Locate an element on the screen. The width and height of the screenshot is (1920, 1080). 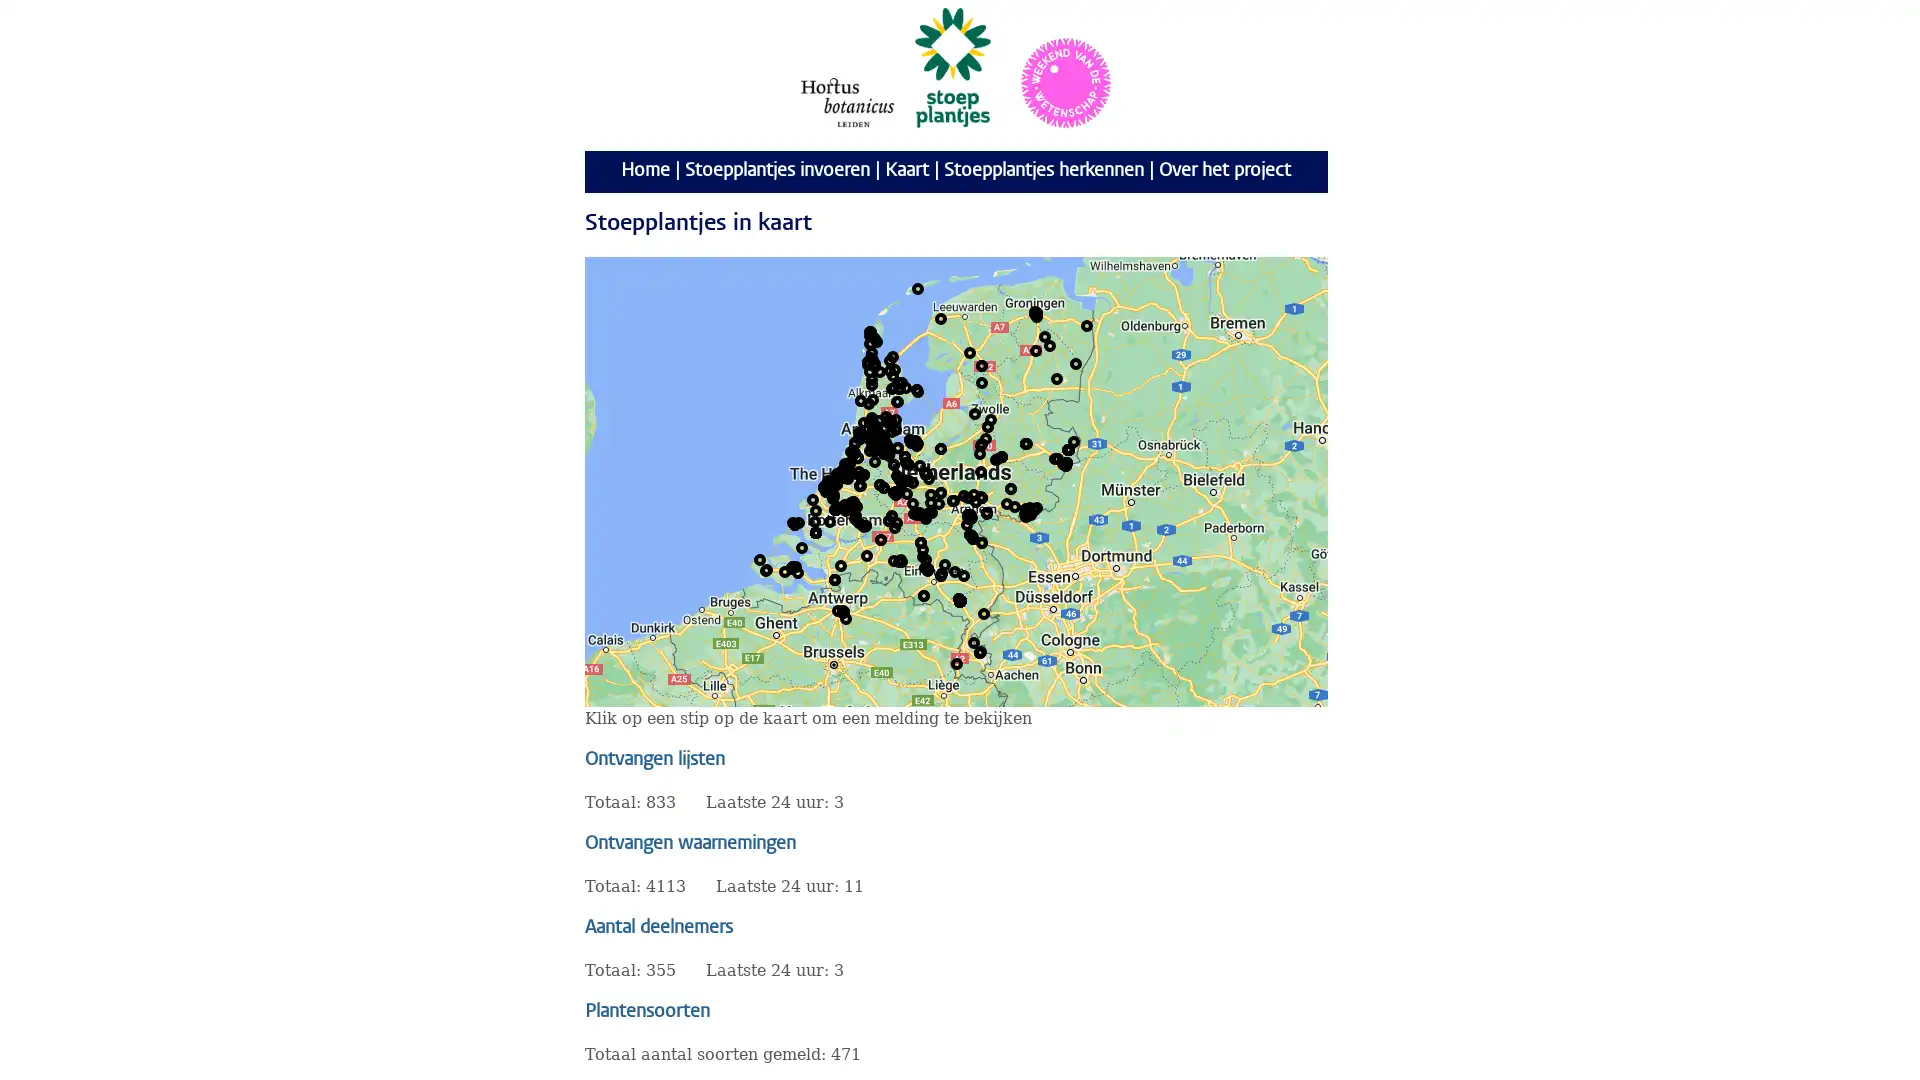
Telling van Elise op 03 juni 2022 is located at coordinates (816, 531).